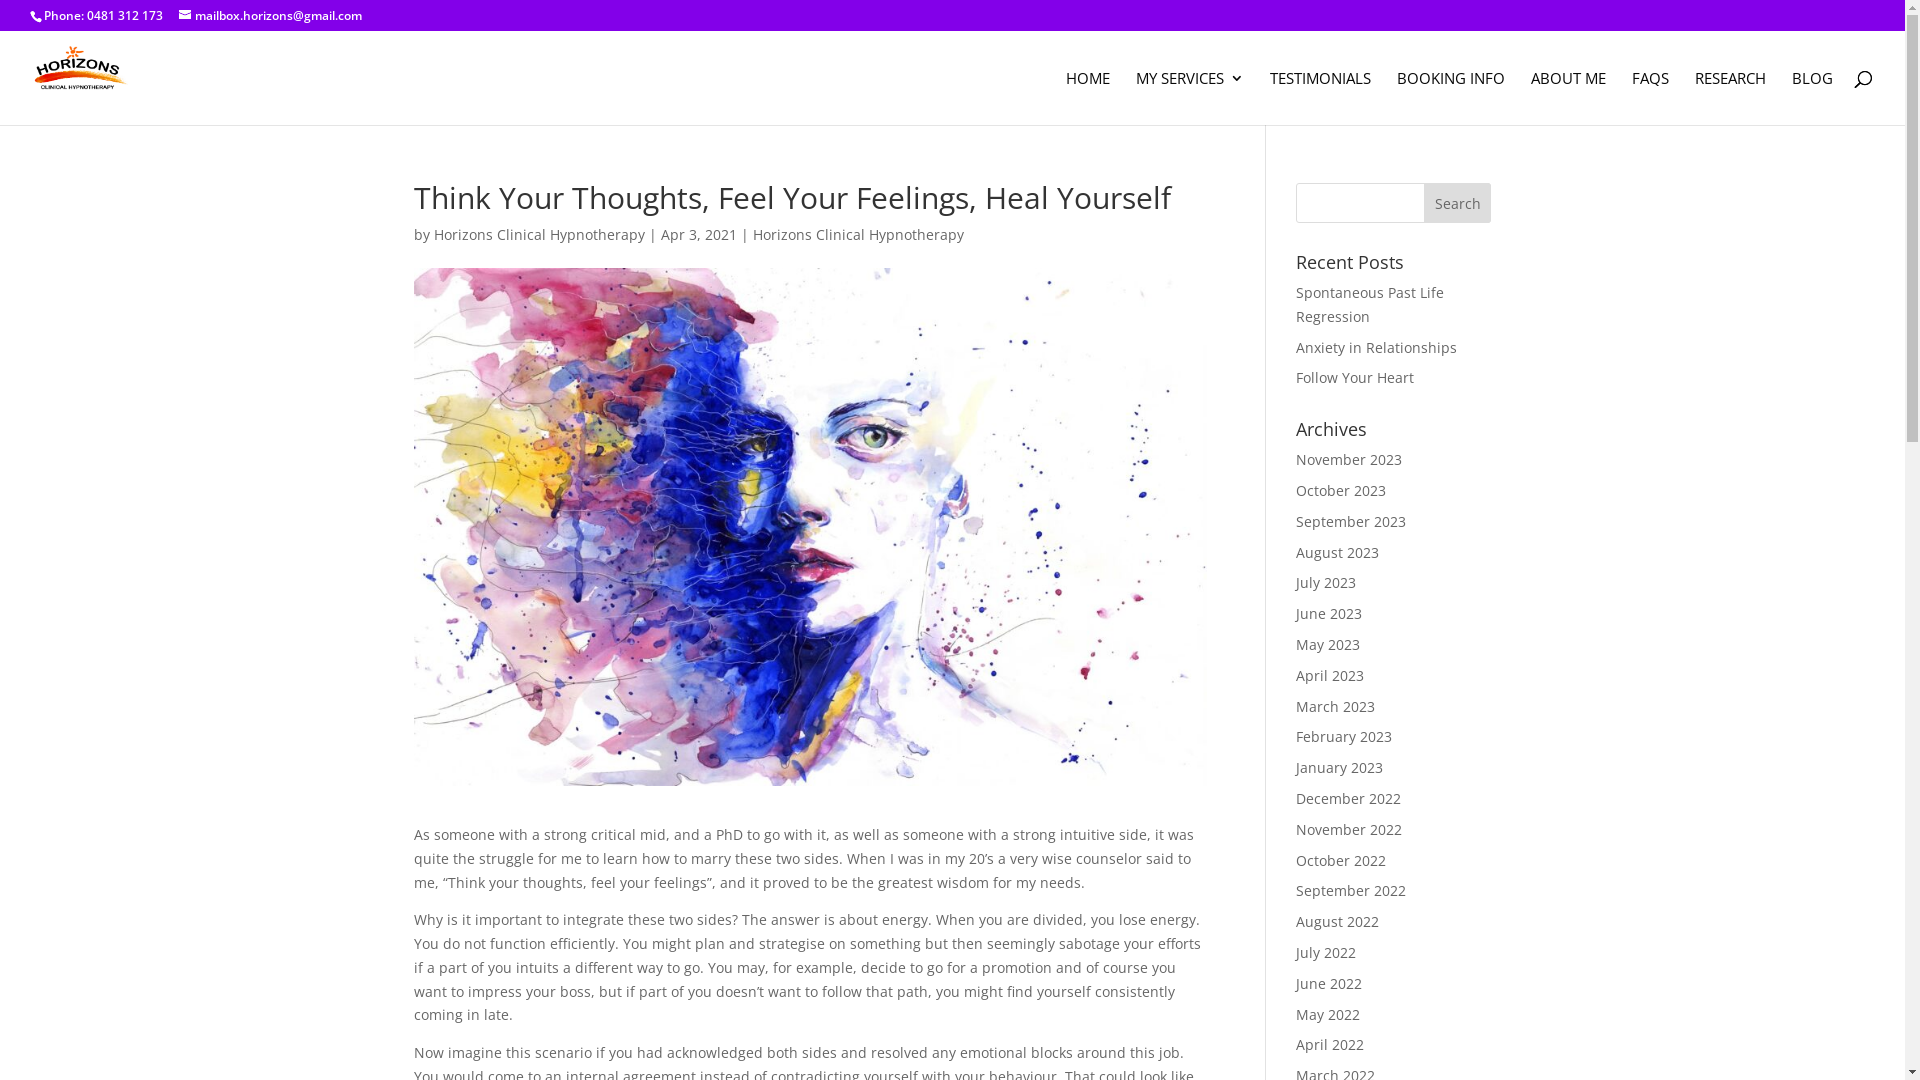 This screenshot has height=1080, width=1920. What do you see at coordinates (1340, 859) in the screenshot?
I see `'October 2022'` at bounding box center [1340, 859].